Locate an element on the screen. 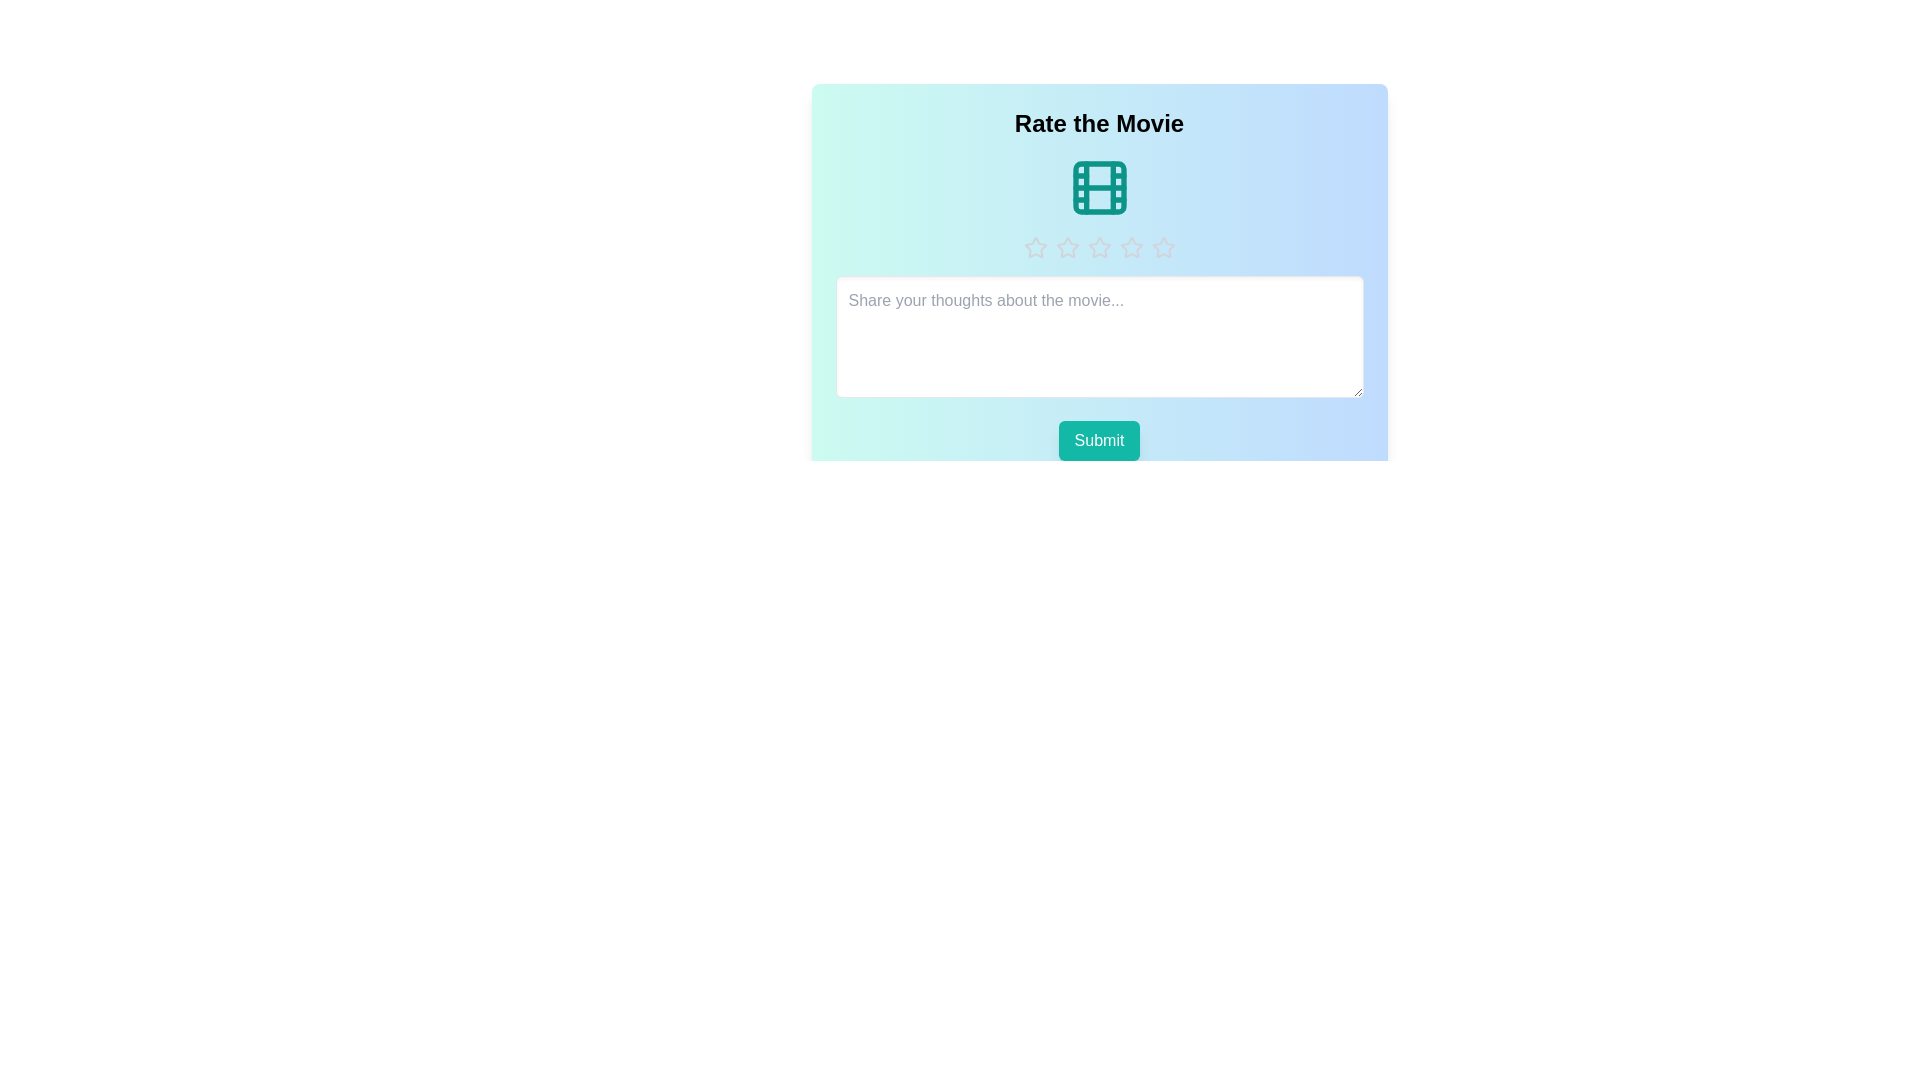  the rating to 1 stars by clicking on the respective star is located at coordinates (1035, 246).